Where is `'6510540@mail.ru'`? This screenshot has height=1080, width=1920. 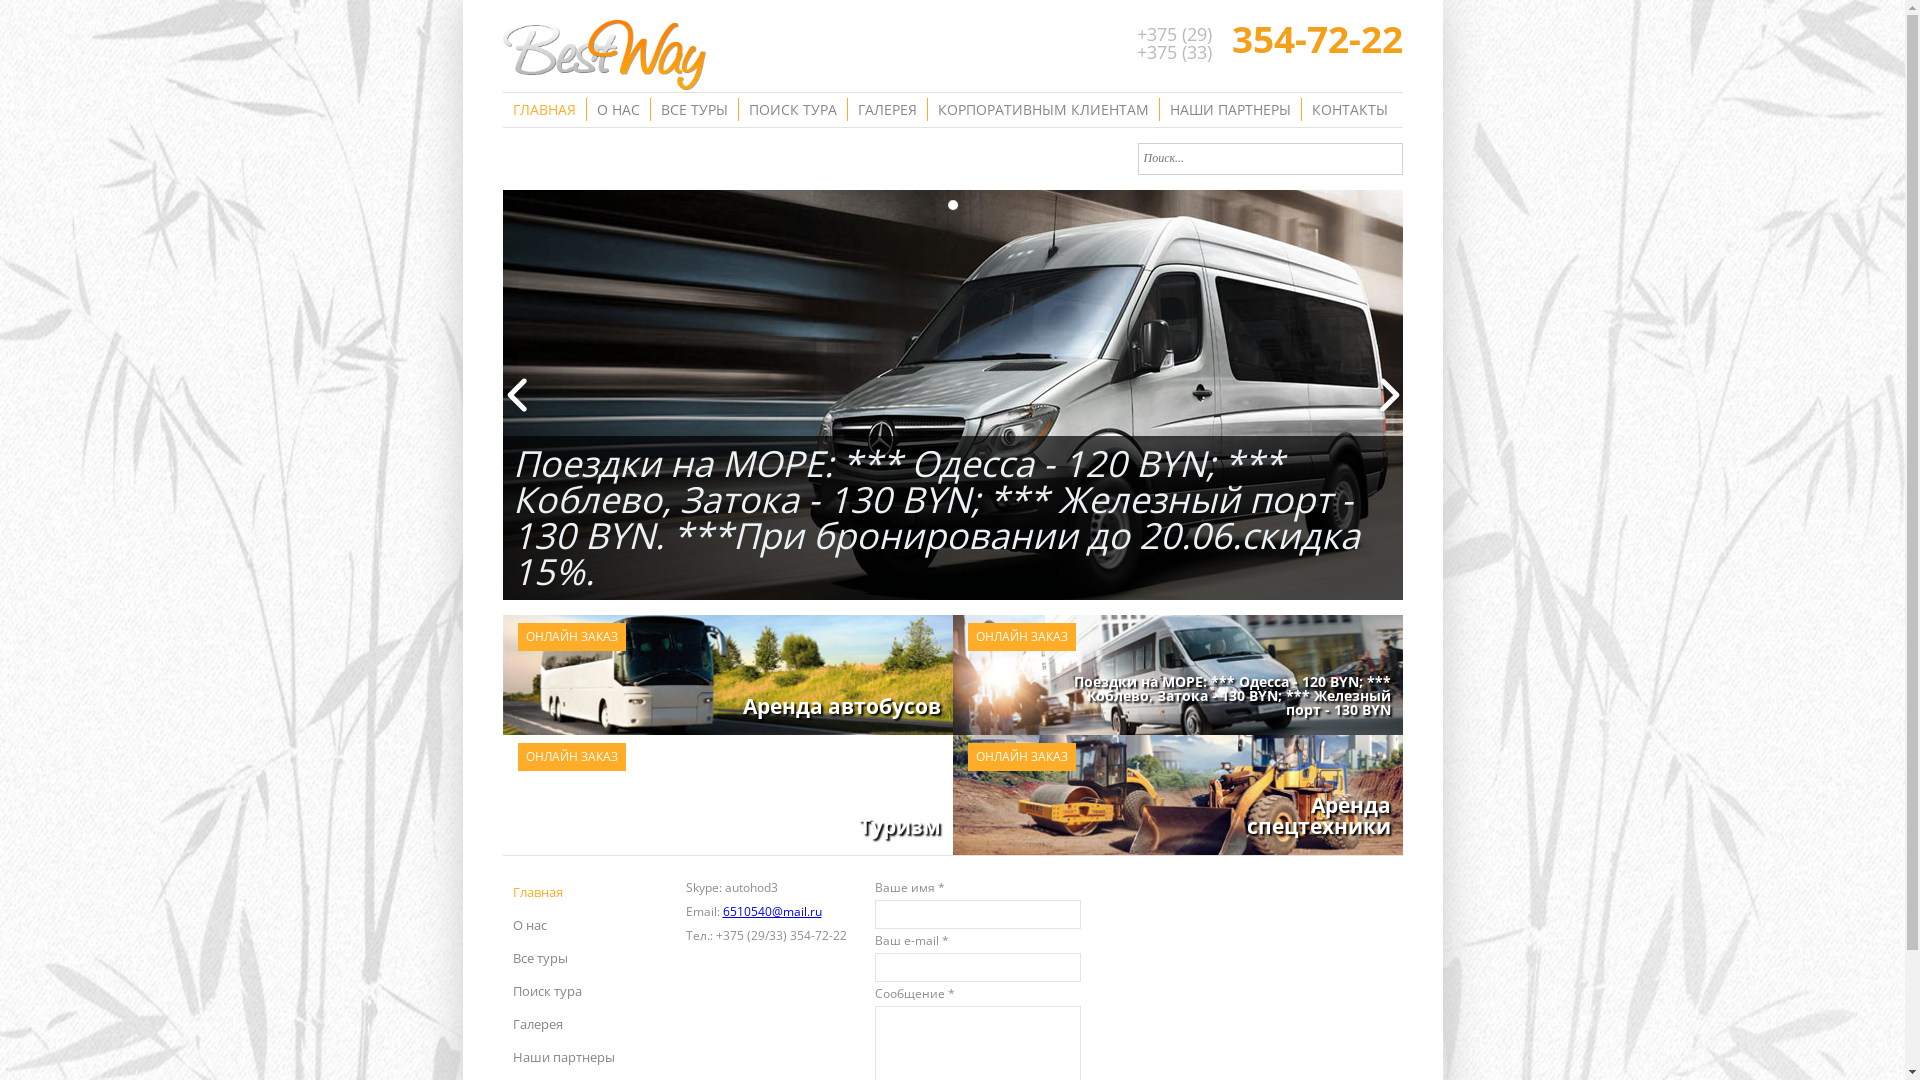 '6510540@mail.ru' is located at coordinates (720, 911).